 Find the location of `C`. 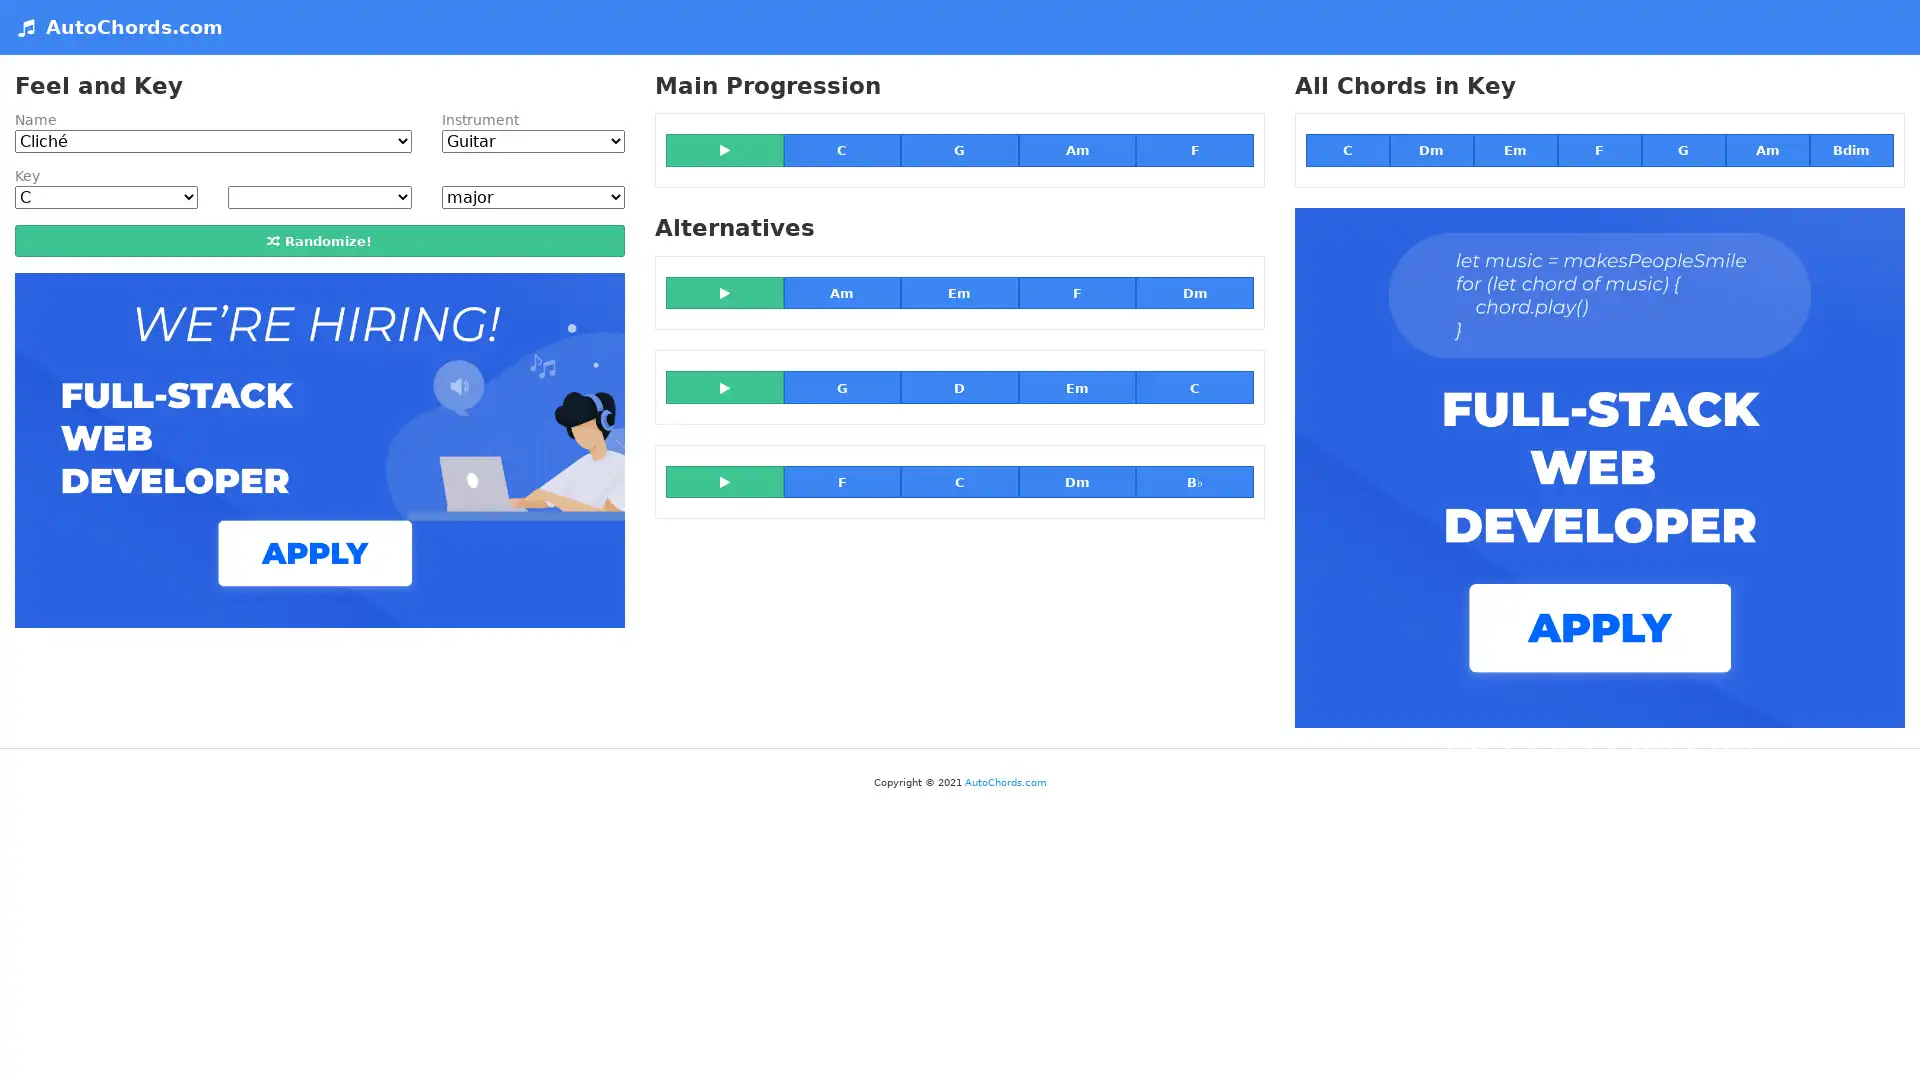

C is located at coordinates (1348, 149).